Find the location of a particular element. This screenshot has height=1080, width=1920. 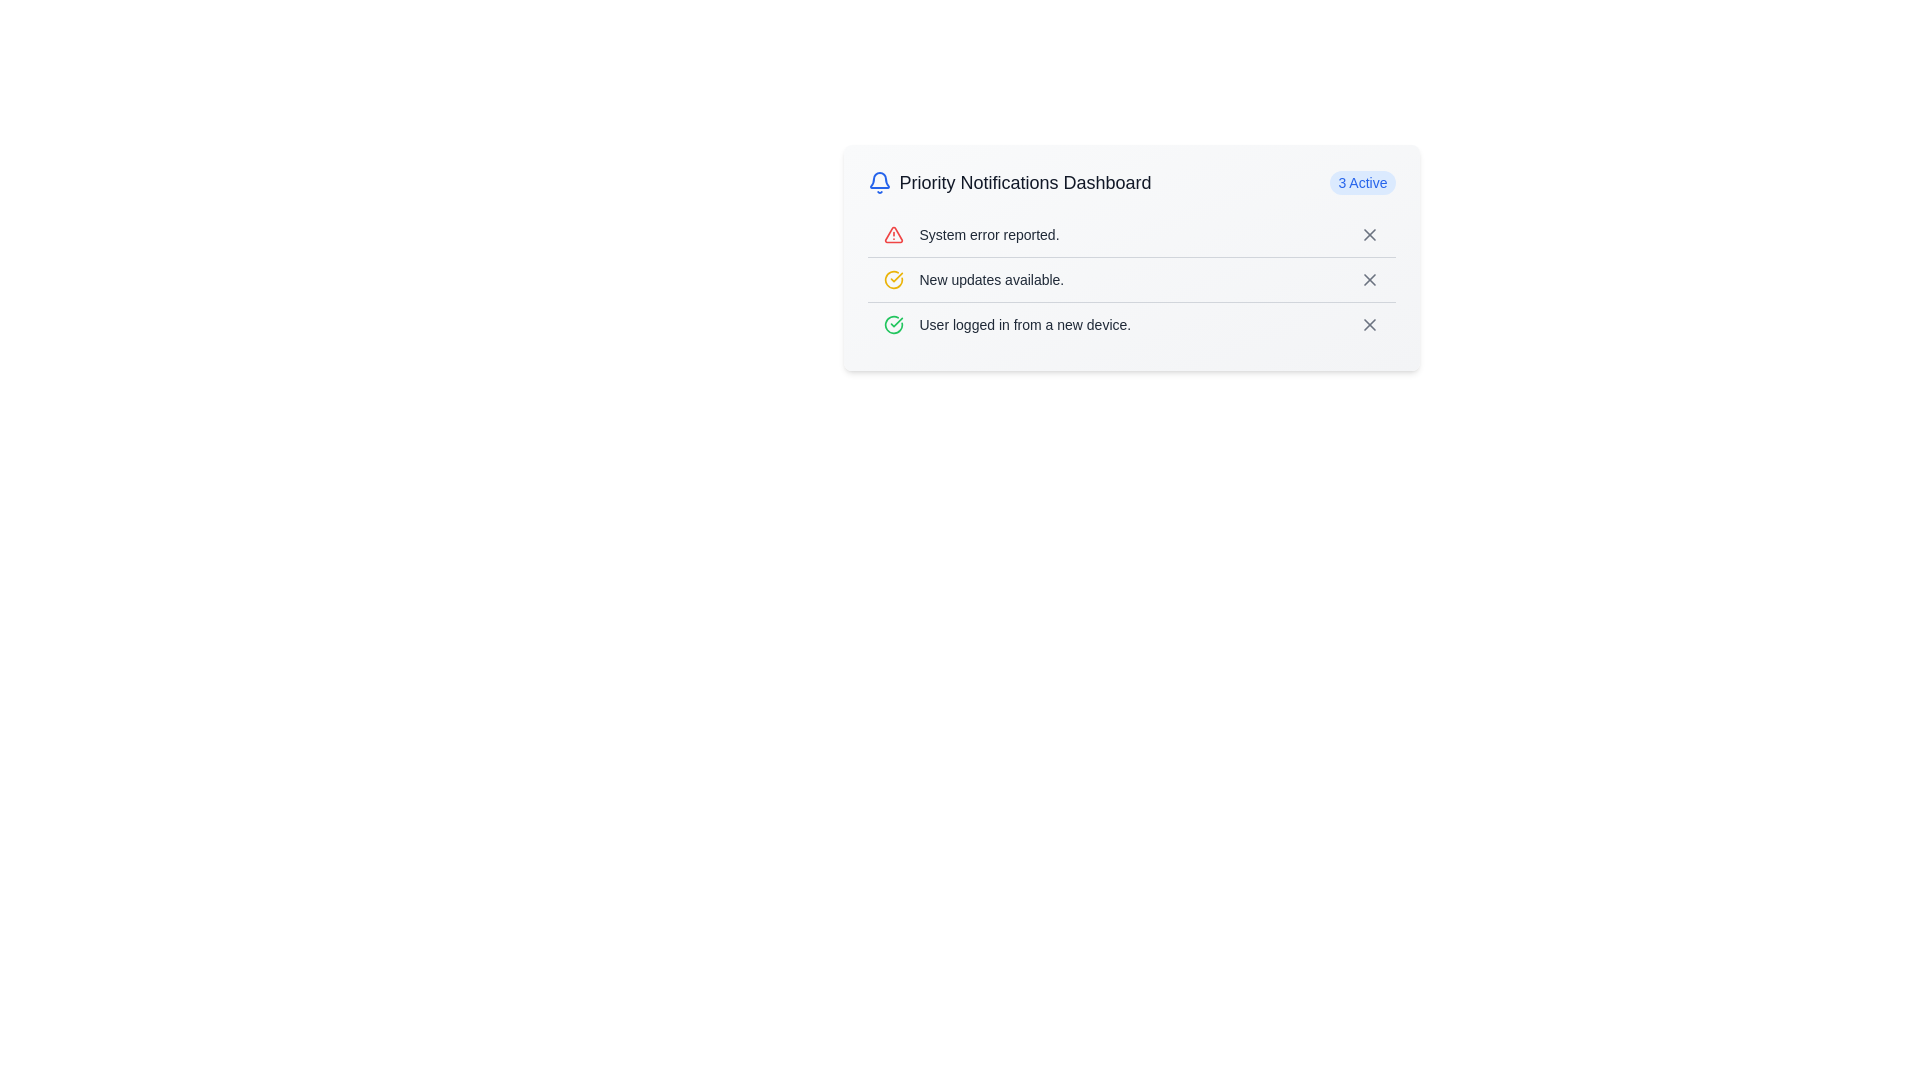

the third notification entry in the 'Priority Notifications Dashboard' that displays 'User logged in from a new device.' is located at coordinates (1131, 323).